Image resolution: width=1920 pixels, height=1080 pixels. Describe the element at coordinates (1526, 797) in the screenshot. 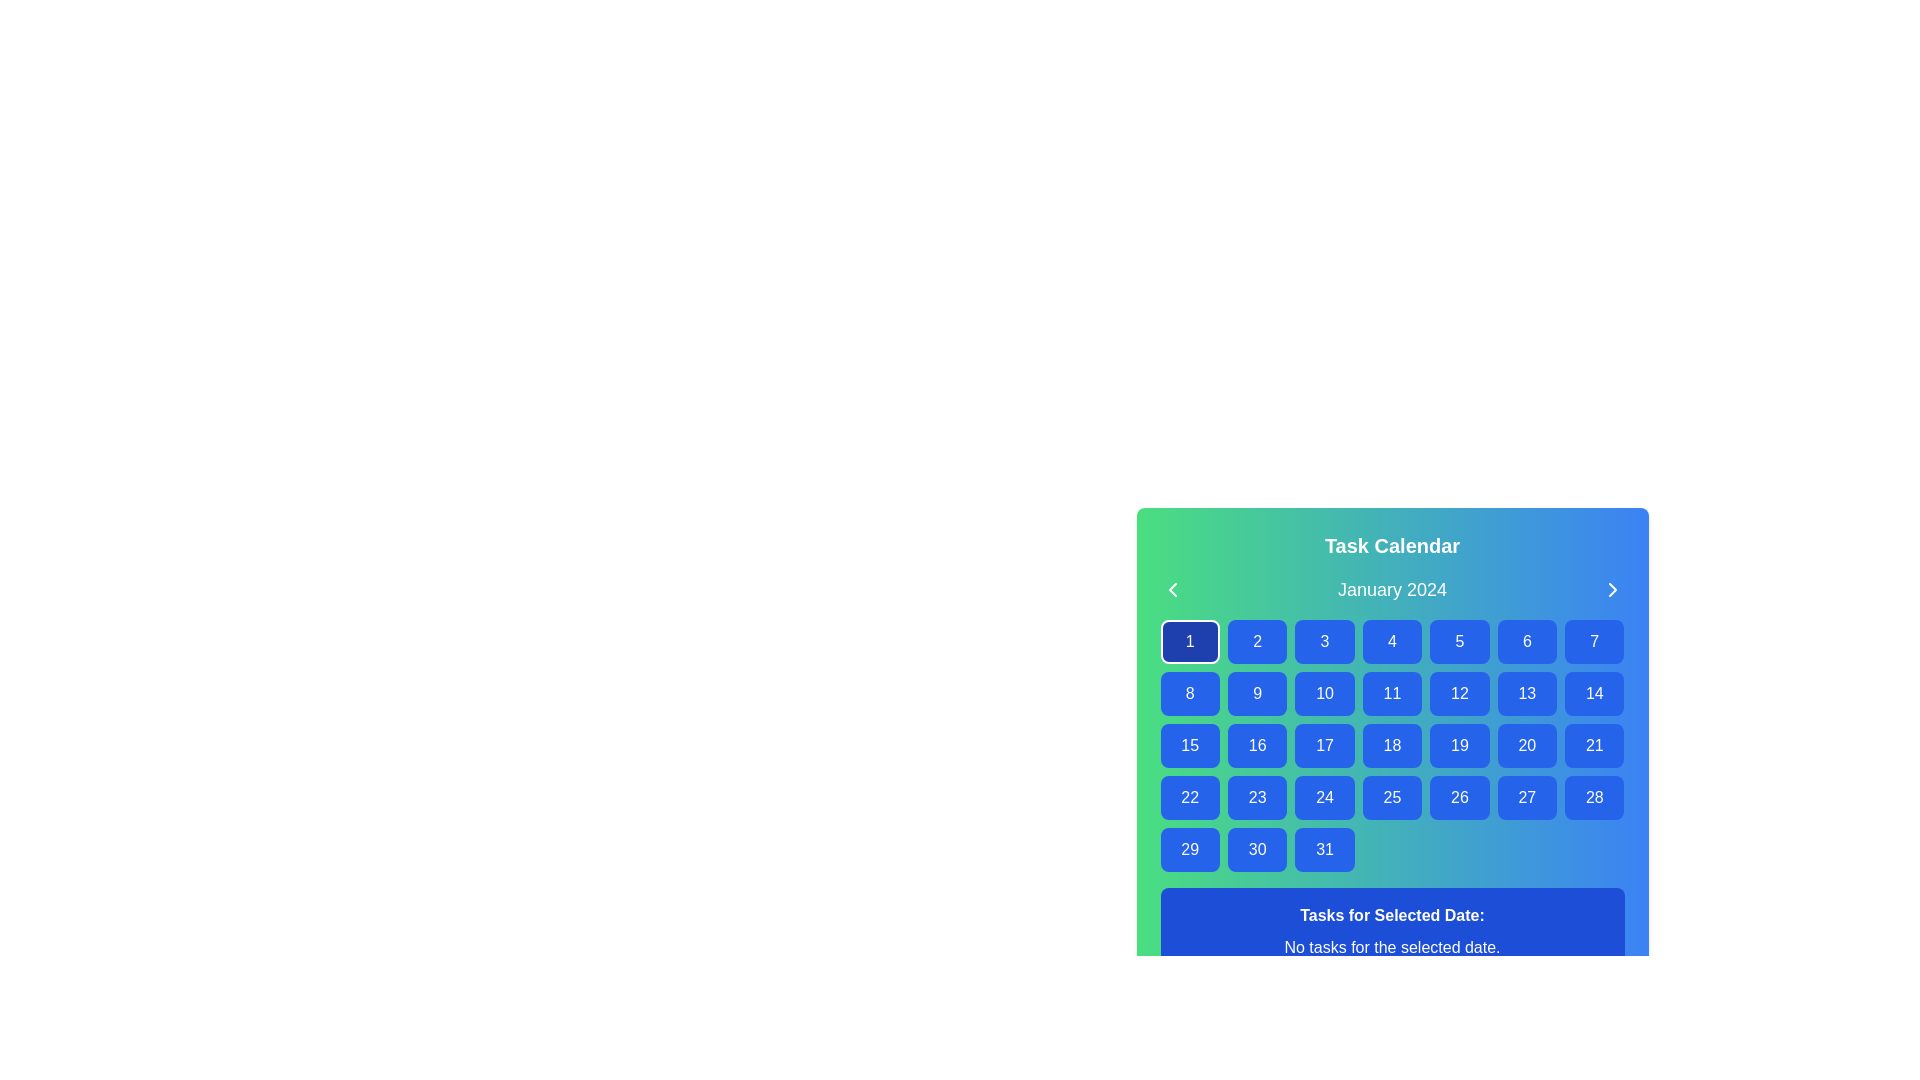

I see `the blue gradient button with the white number '27' at its center, located in the last week row of the calendar grid, specifically in the sixth column from the left` at that location.